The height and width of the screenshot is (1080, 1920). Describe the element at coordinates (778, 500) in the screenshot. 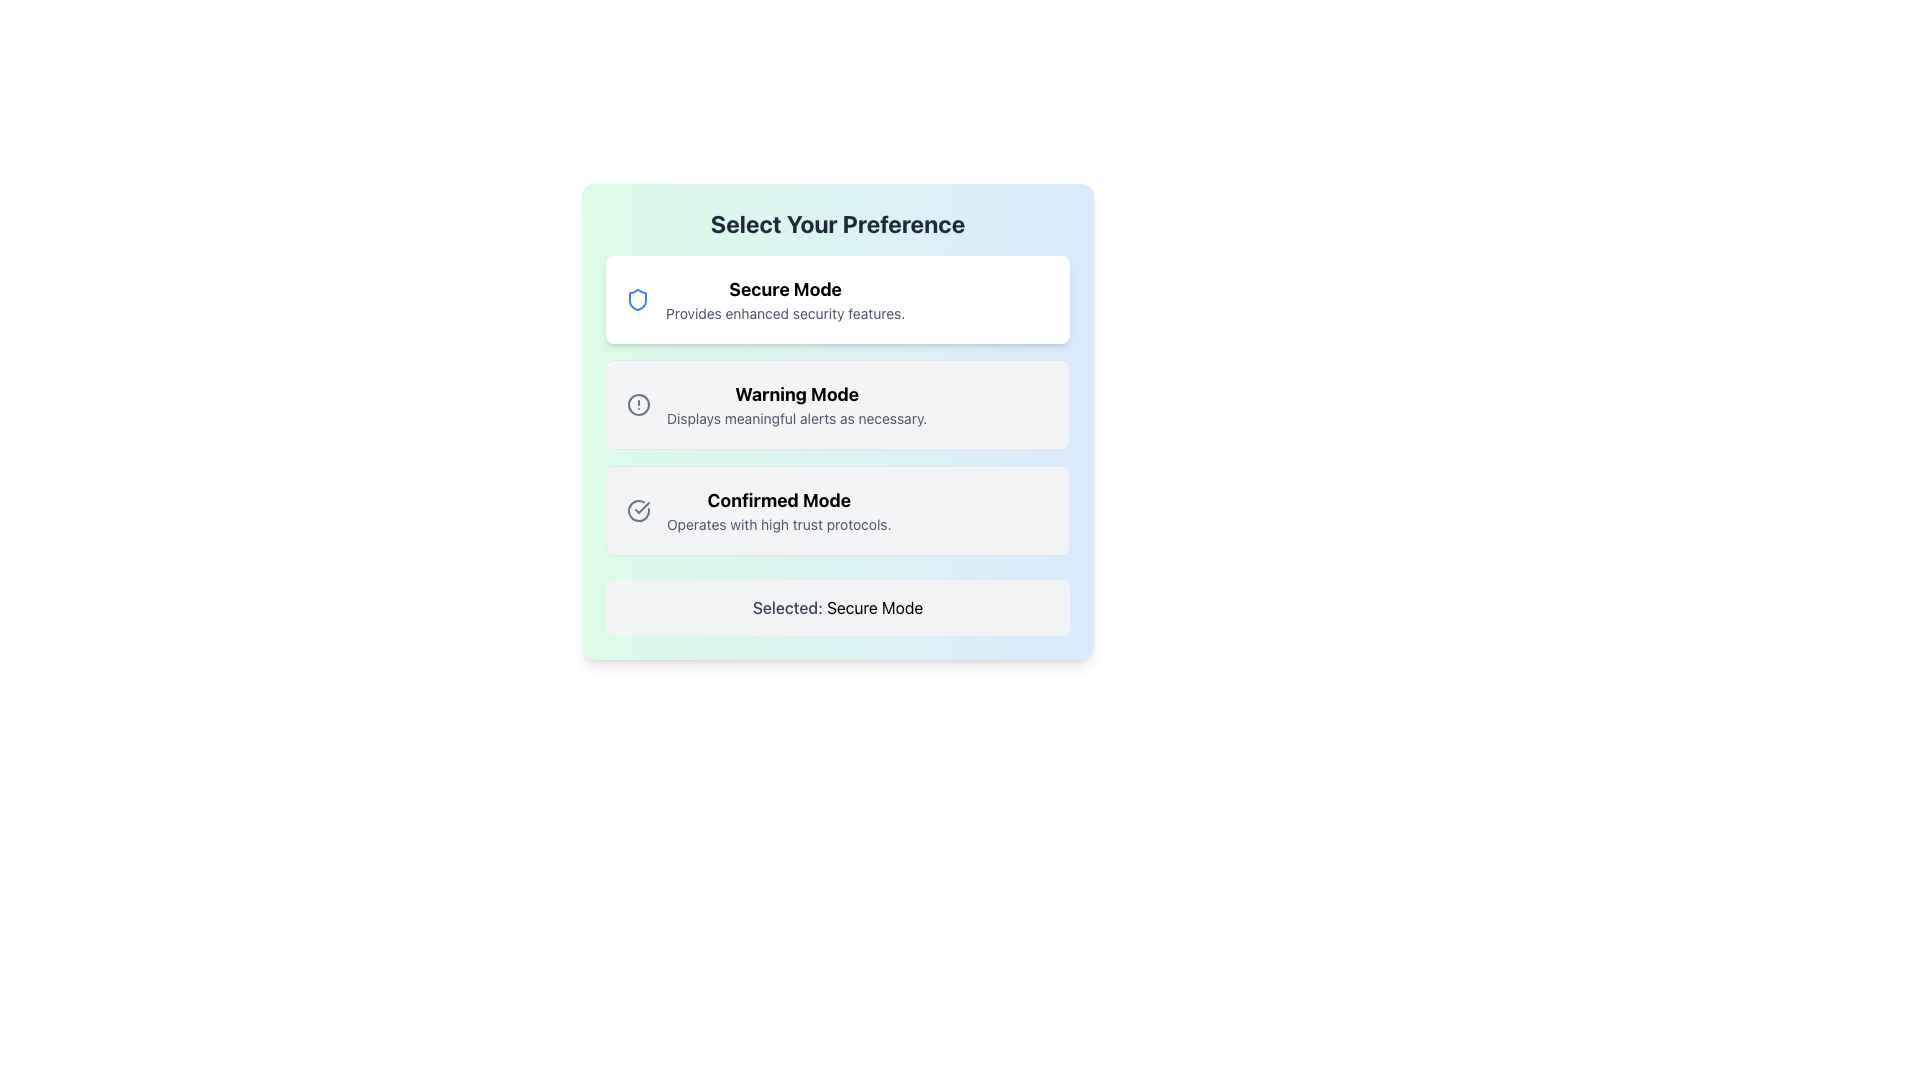

I see `the title Text Display for the 'Confirmed Mode' preference, which is located above the description text 'Operates with high trust protocols.'` at that location.